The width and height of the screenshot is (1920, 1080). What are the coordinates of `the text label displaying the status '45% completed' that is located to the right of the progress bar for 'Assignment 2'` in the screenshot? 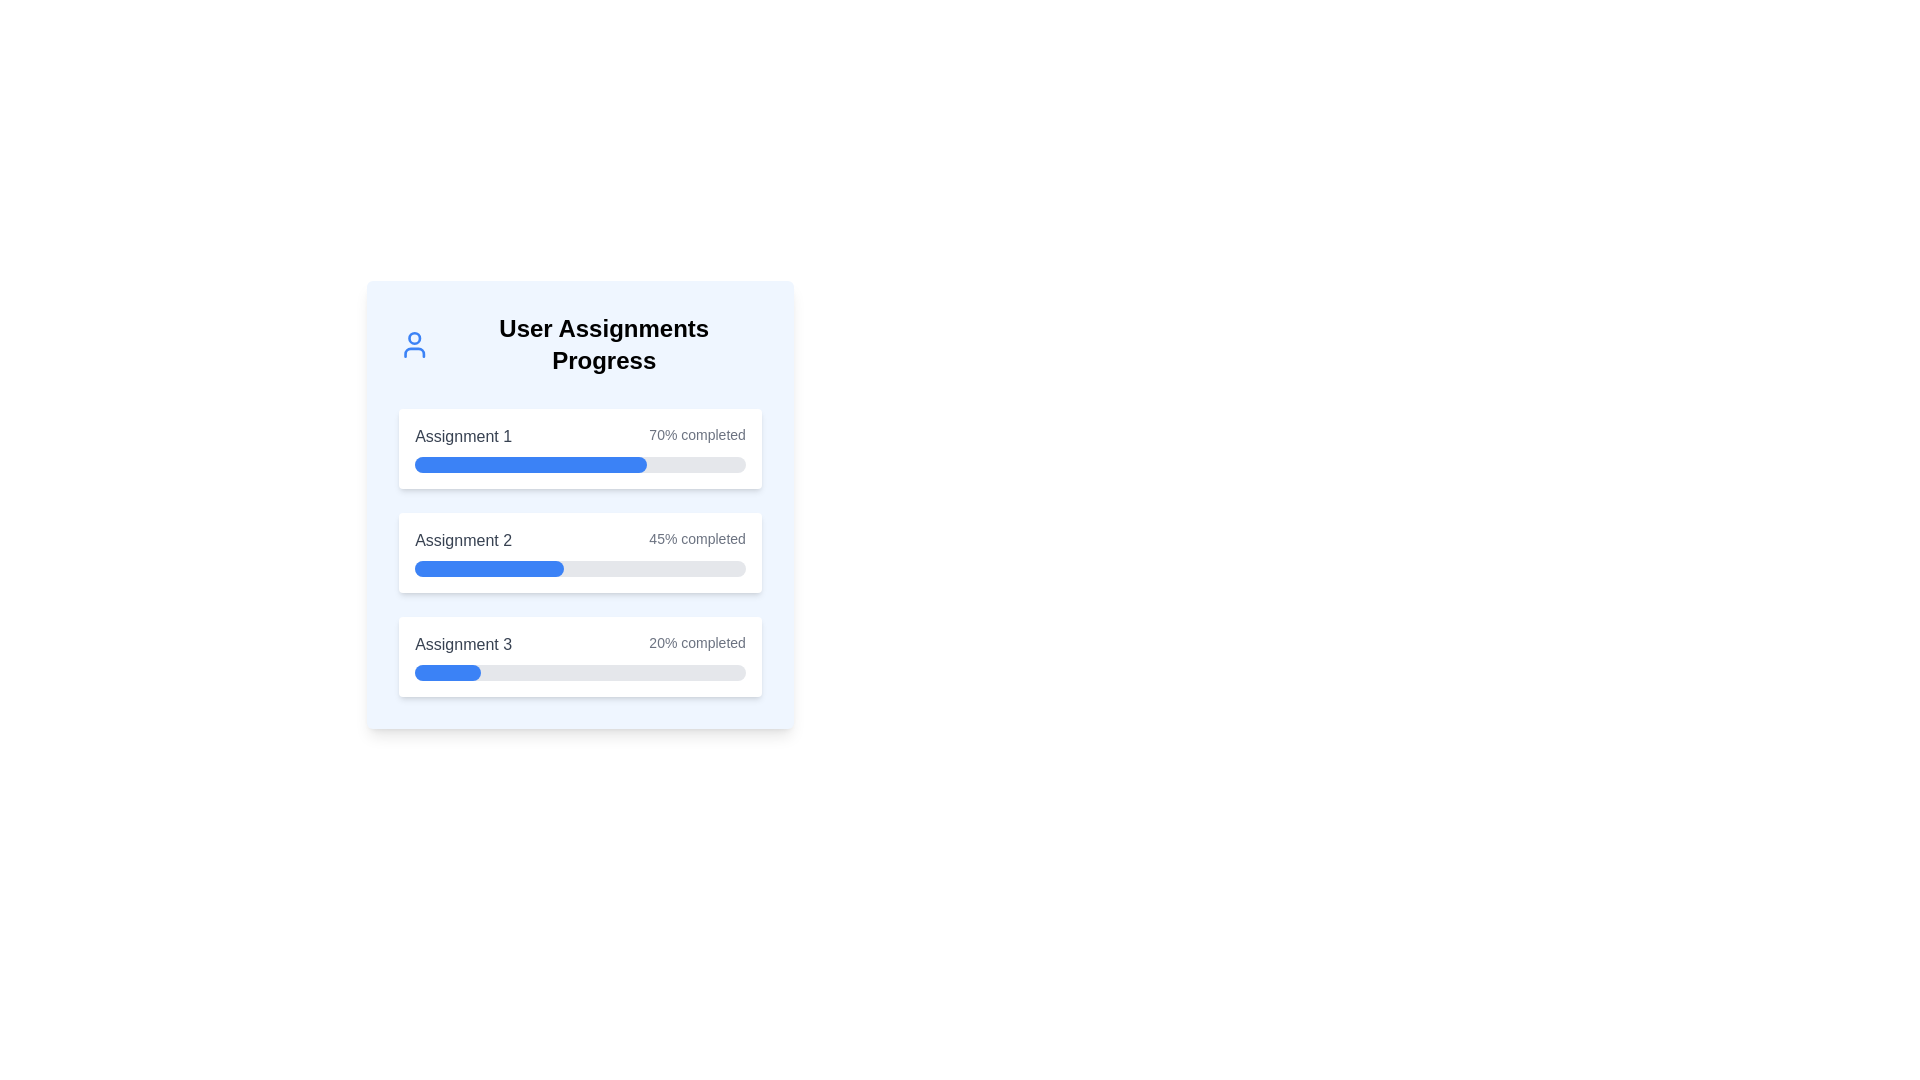 It's located at (697, 540).